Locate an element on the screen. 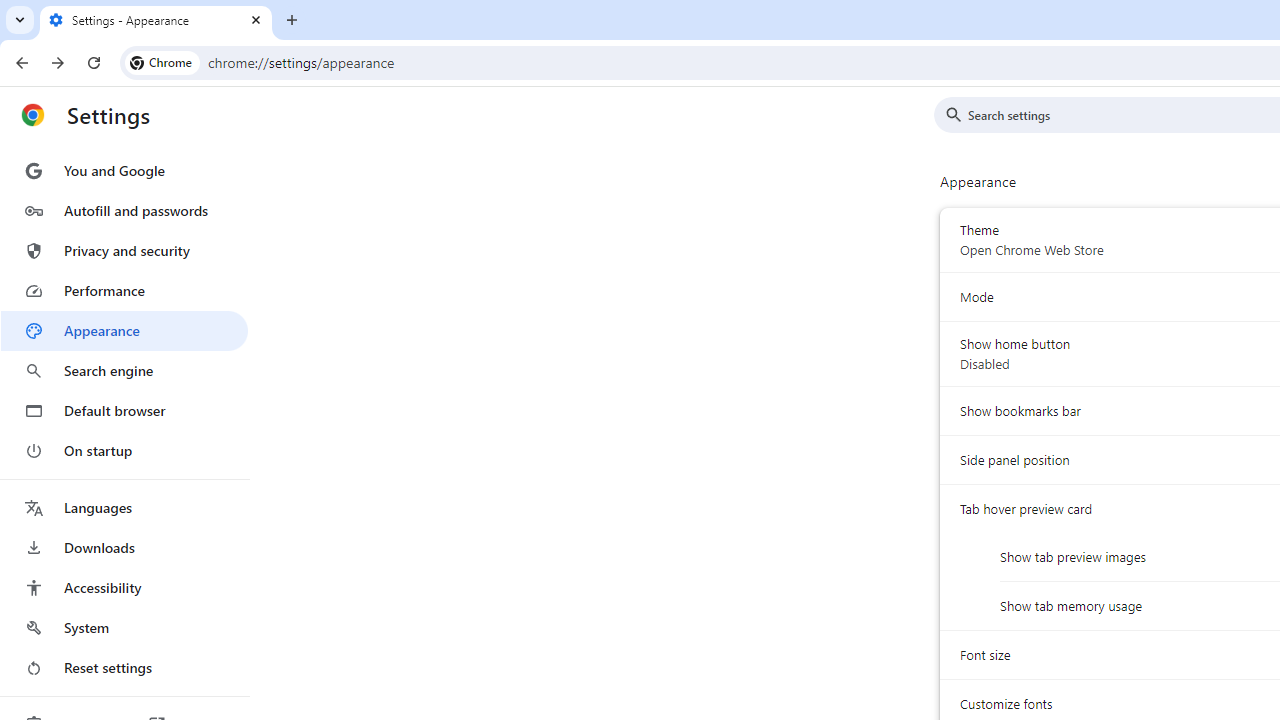 This screenshot has width=1280, height=720. 'Languages' is located at coordinates (123, 506).